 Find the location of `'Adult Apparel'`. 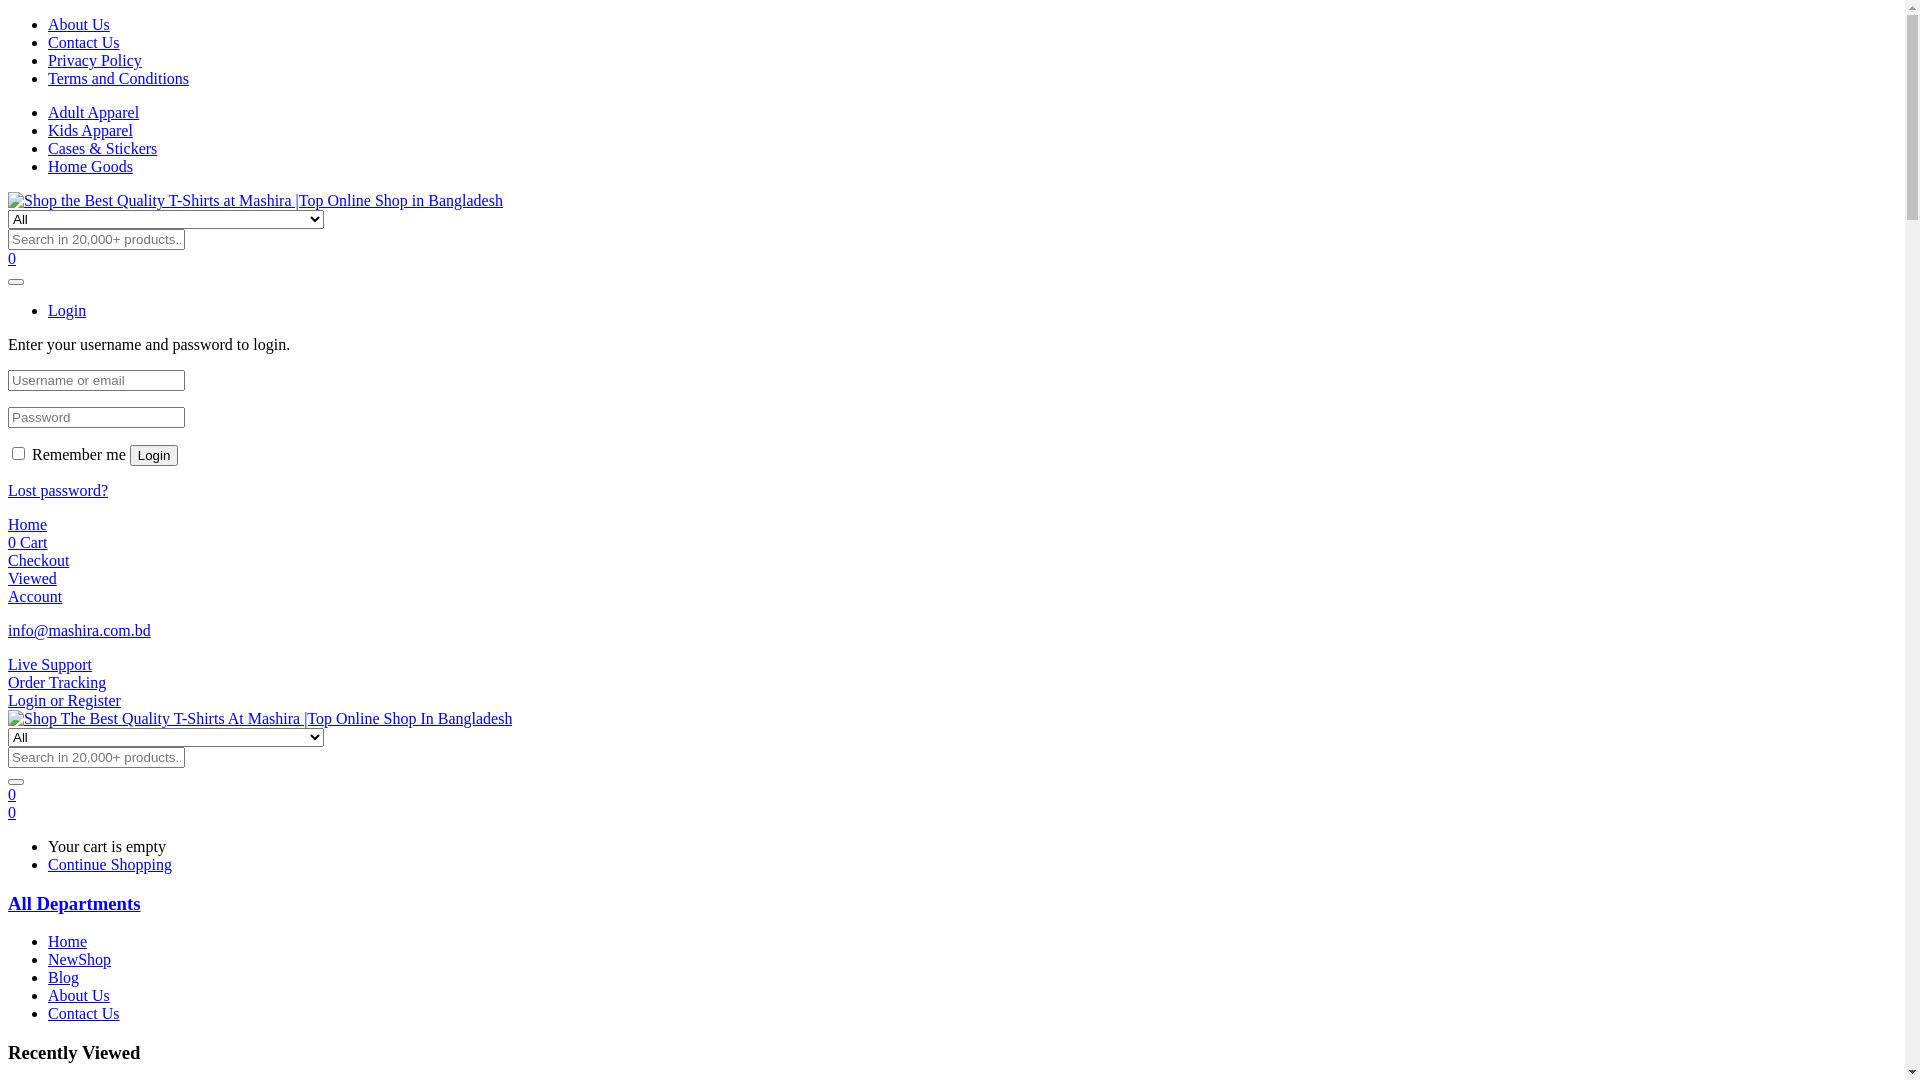

'Adult Apparel' is located at coordinates (92, 112).